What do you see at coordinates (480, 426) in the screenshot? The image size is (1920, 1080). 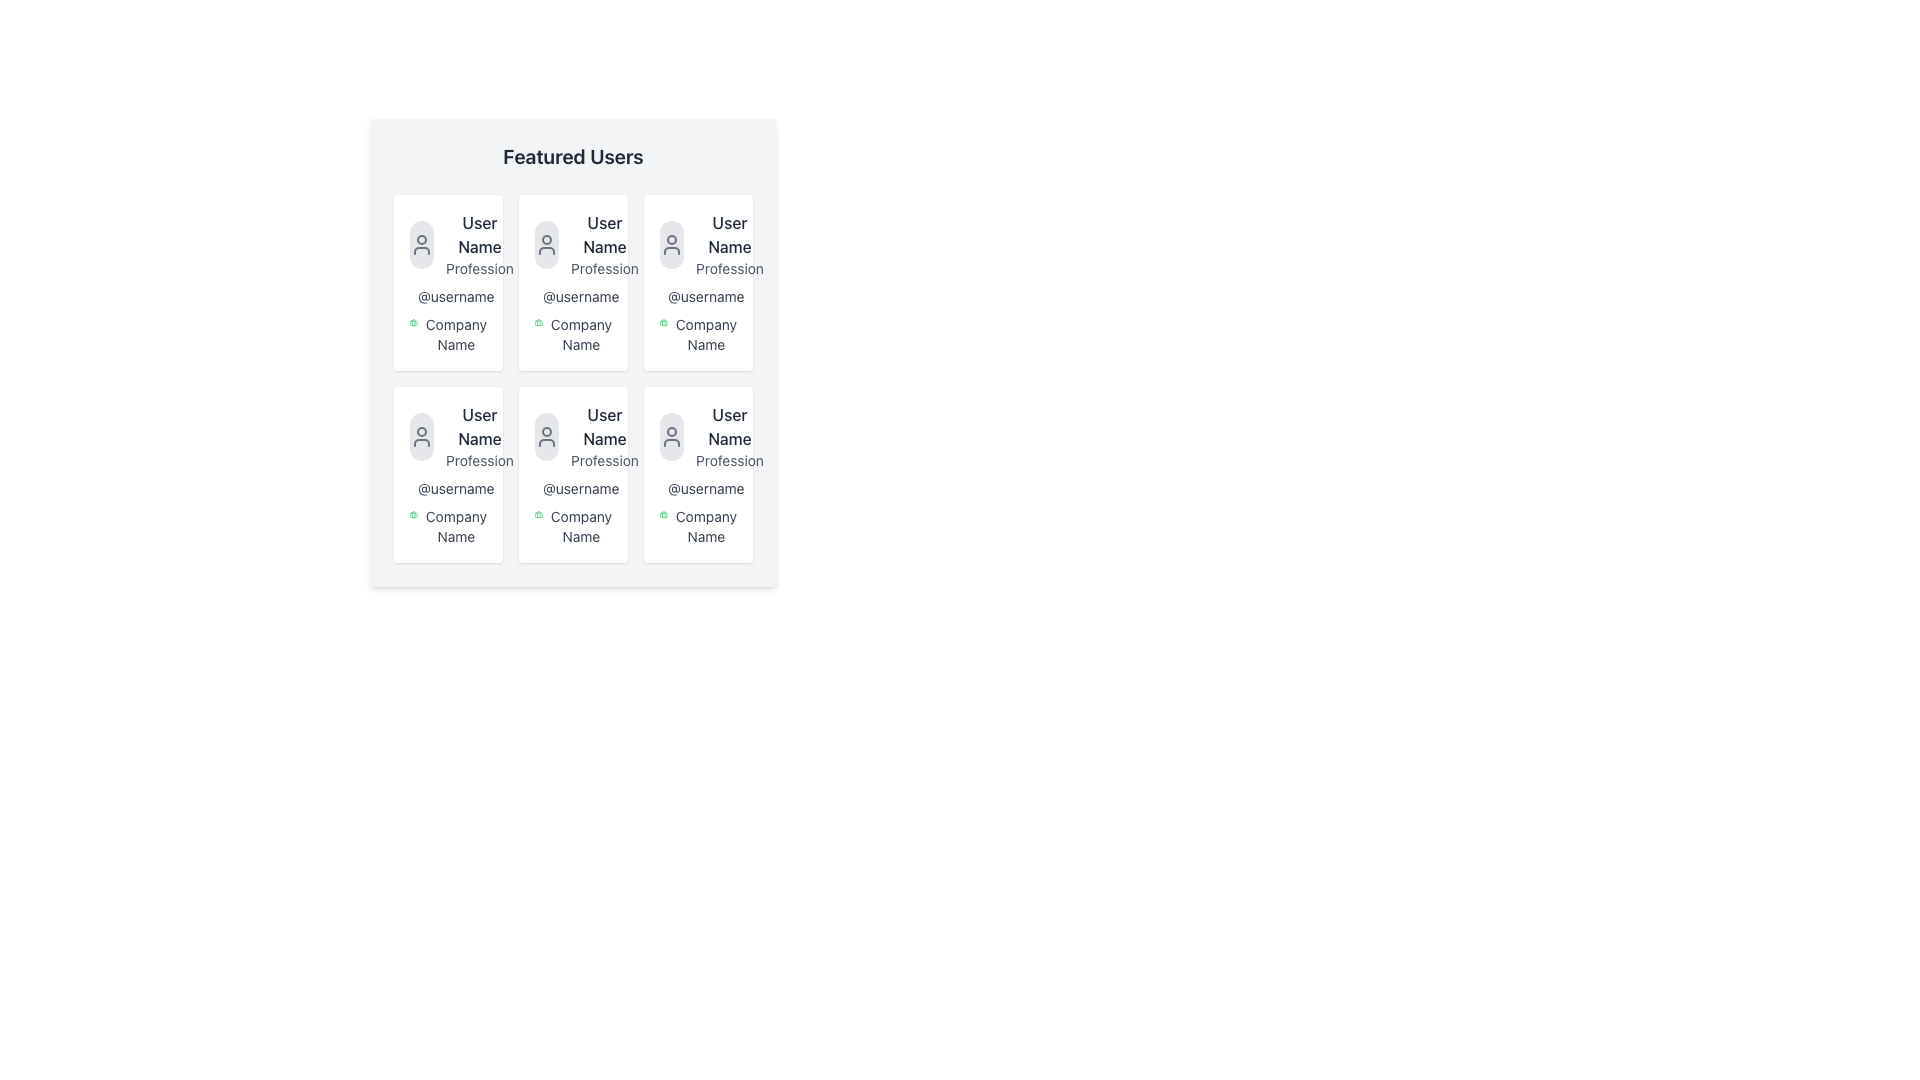 I see `the user's name displayed in the profile card, located in the second row of the third card in a grid layout, positioned centrally above the 'Profession' text and below an avatar placeholder` at bounding box center [480, 426].